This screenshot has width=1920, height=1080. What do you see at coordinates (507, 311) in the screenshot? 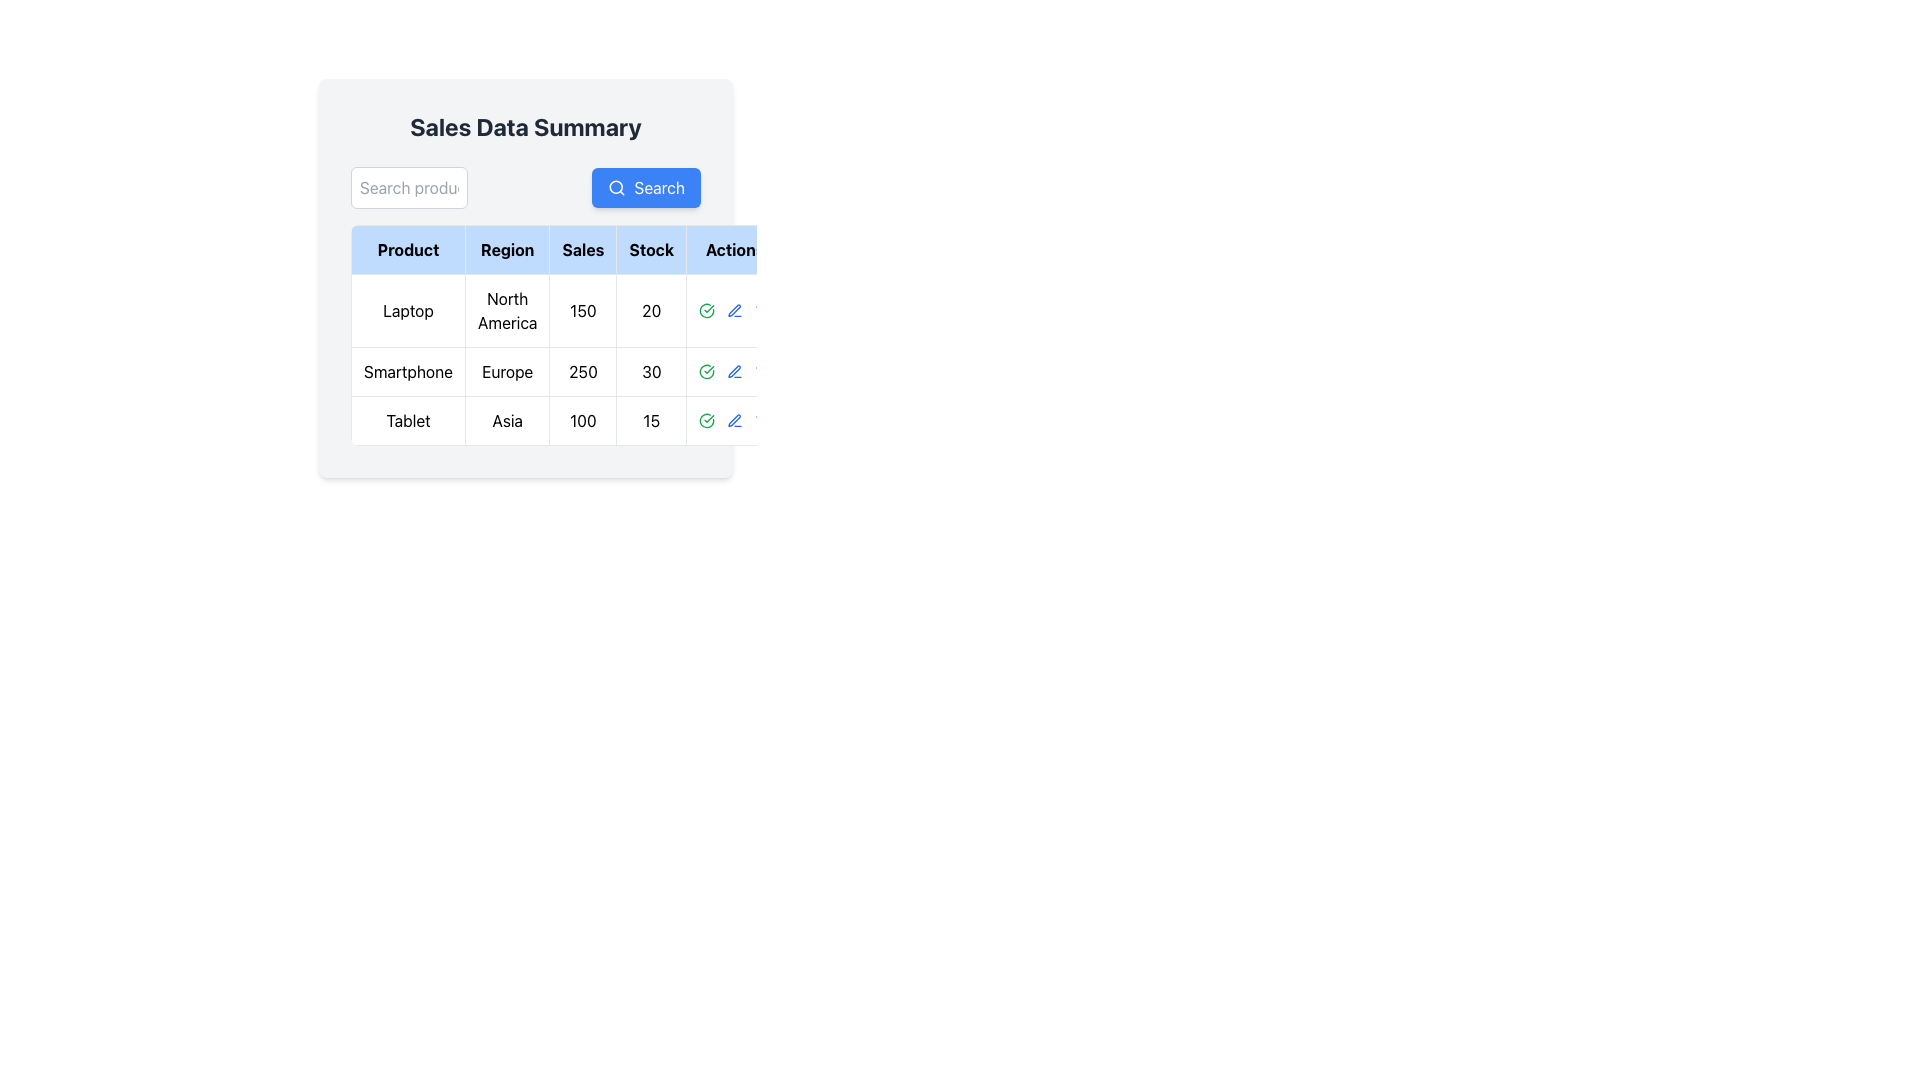
I see `the 'North America' label in the table under the 'Region' column, which is the second cell in the row for the product 'Laptop'` at bounding box center [507, 311].